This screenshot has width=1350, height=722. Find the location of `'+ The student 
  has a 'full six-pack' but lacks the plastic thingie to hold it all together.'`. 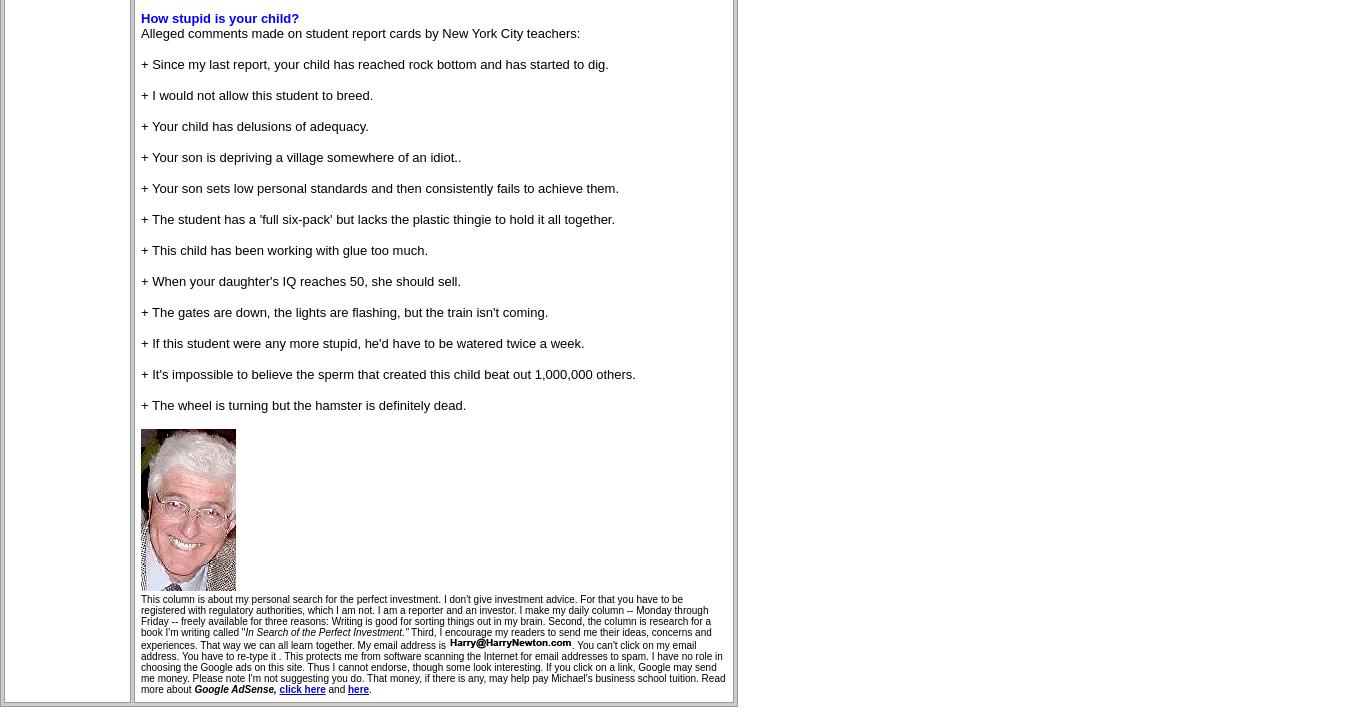

'+ The student 
  has a 'full six-pack' but lacks the plastic thingie to hold it all together.' is located at coordinates (140, 218).